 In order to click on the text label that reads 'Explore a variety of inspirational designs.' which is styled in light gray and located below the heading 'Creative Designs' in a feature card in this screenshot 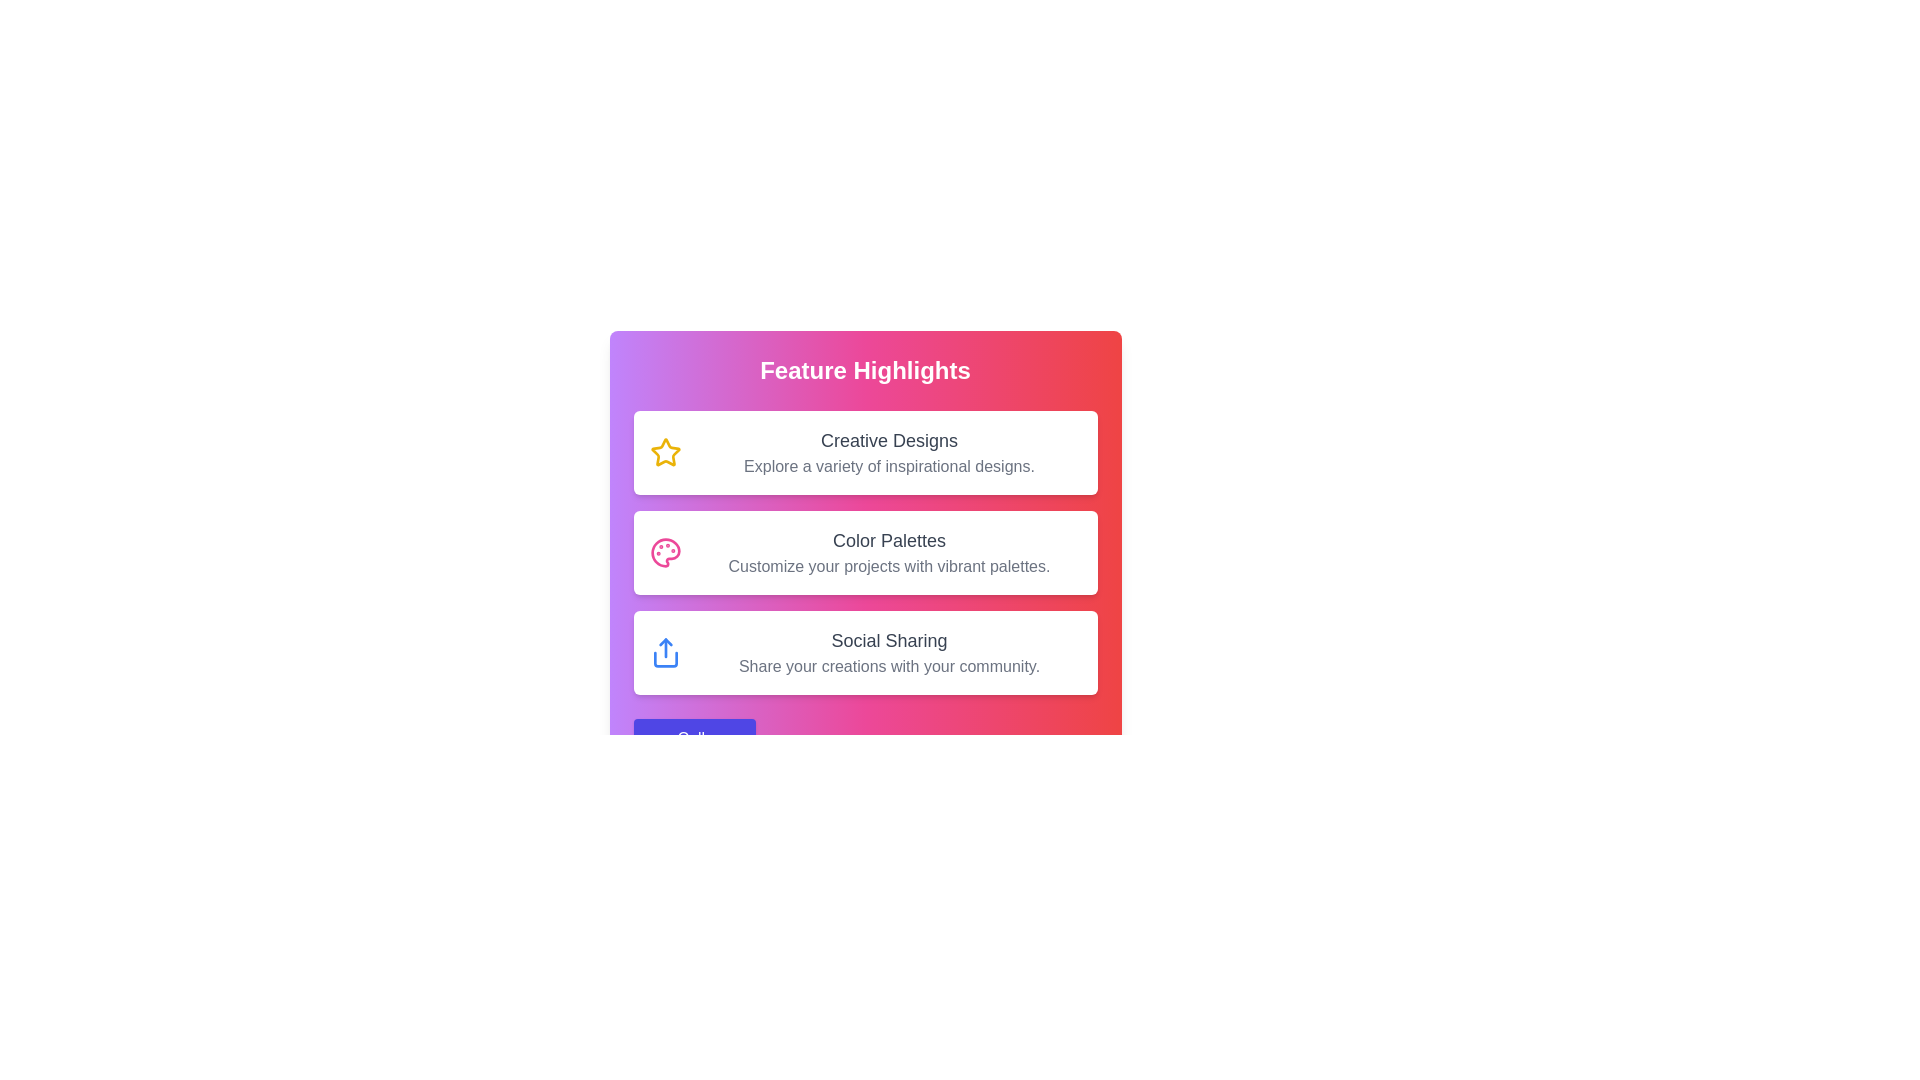, I will do `click(888, 466)`.